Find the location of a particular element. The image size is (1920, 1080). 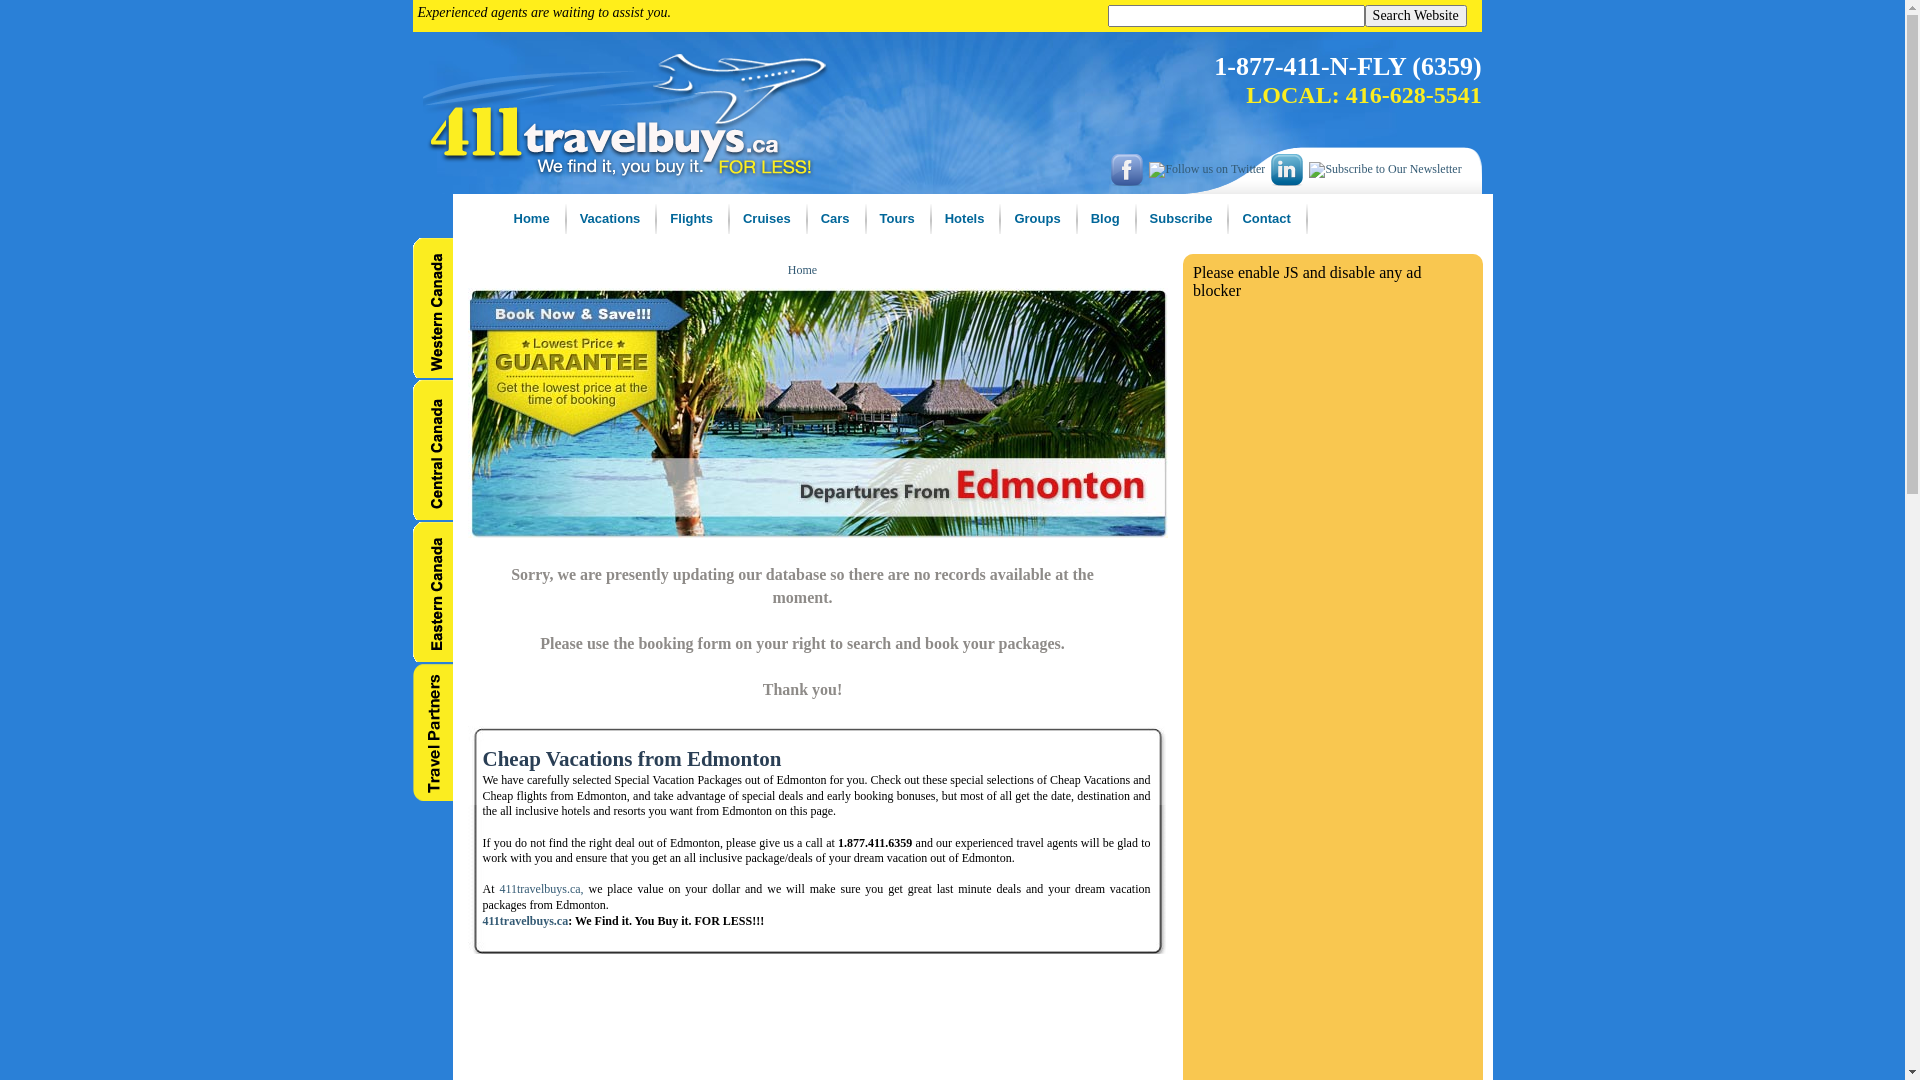

'Hotels' is located at coordinates (965, 219).